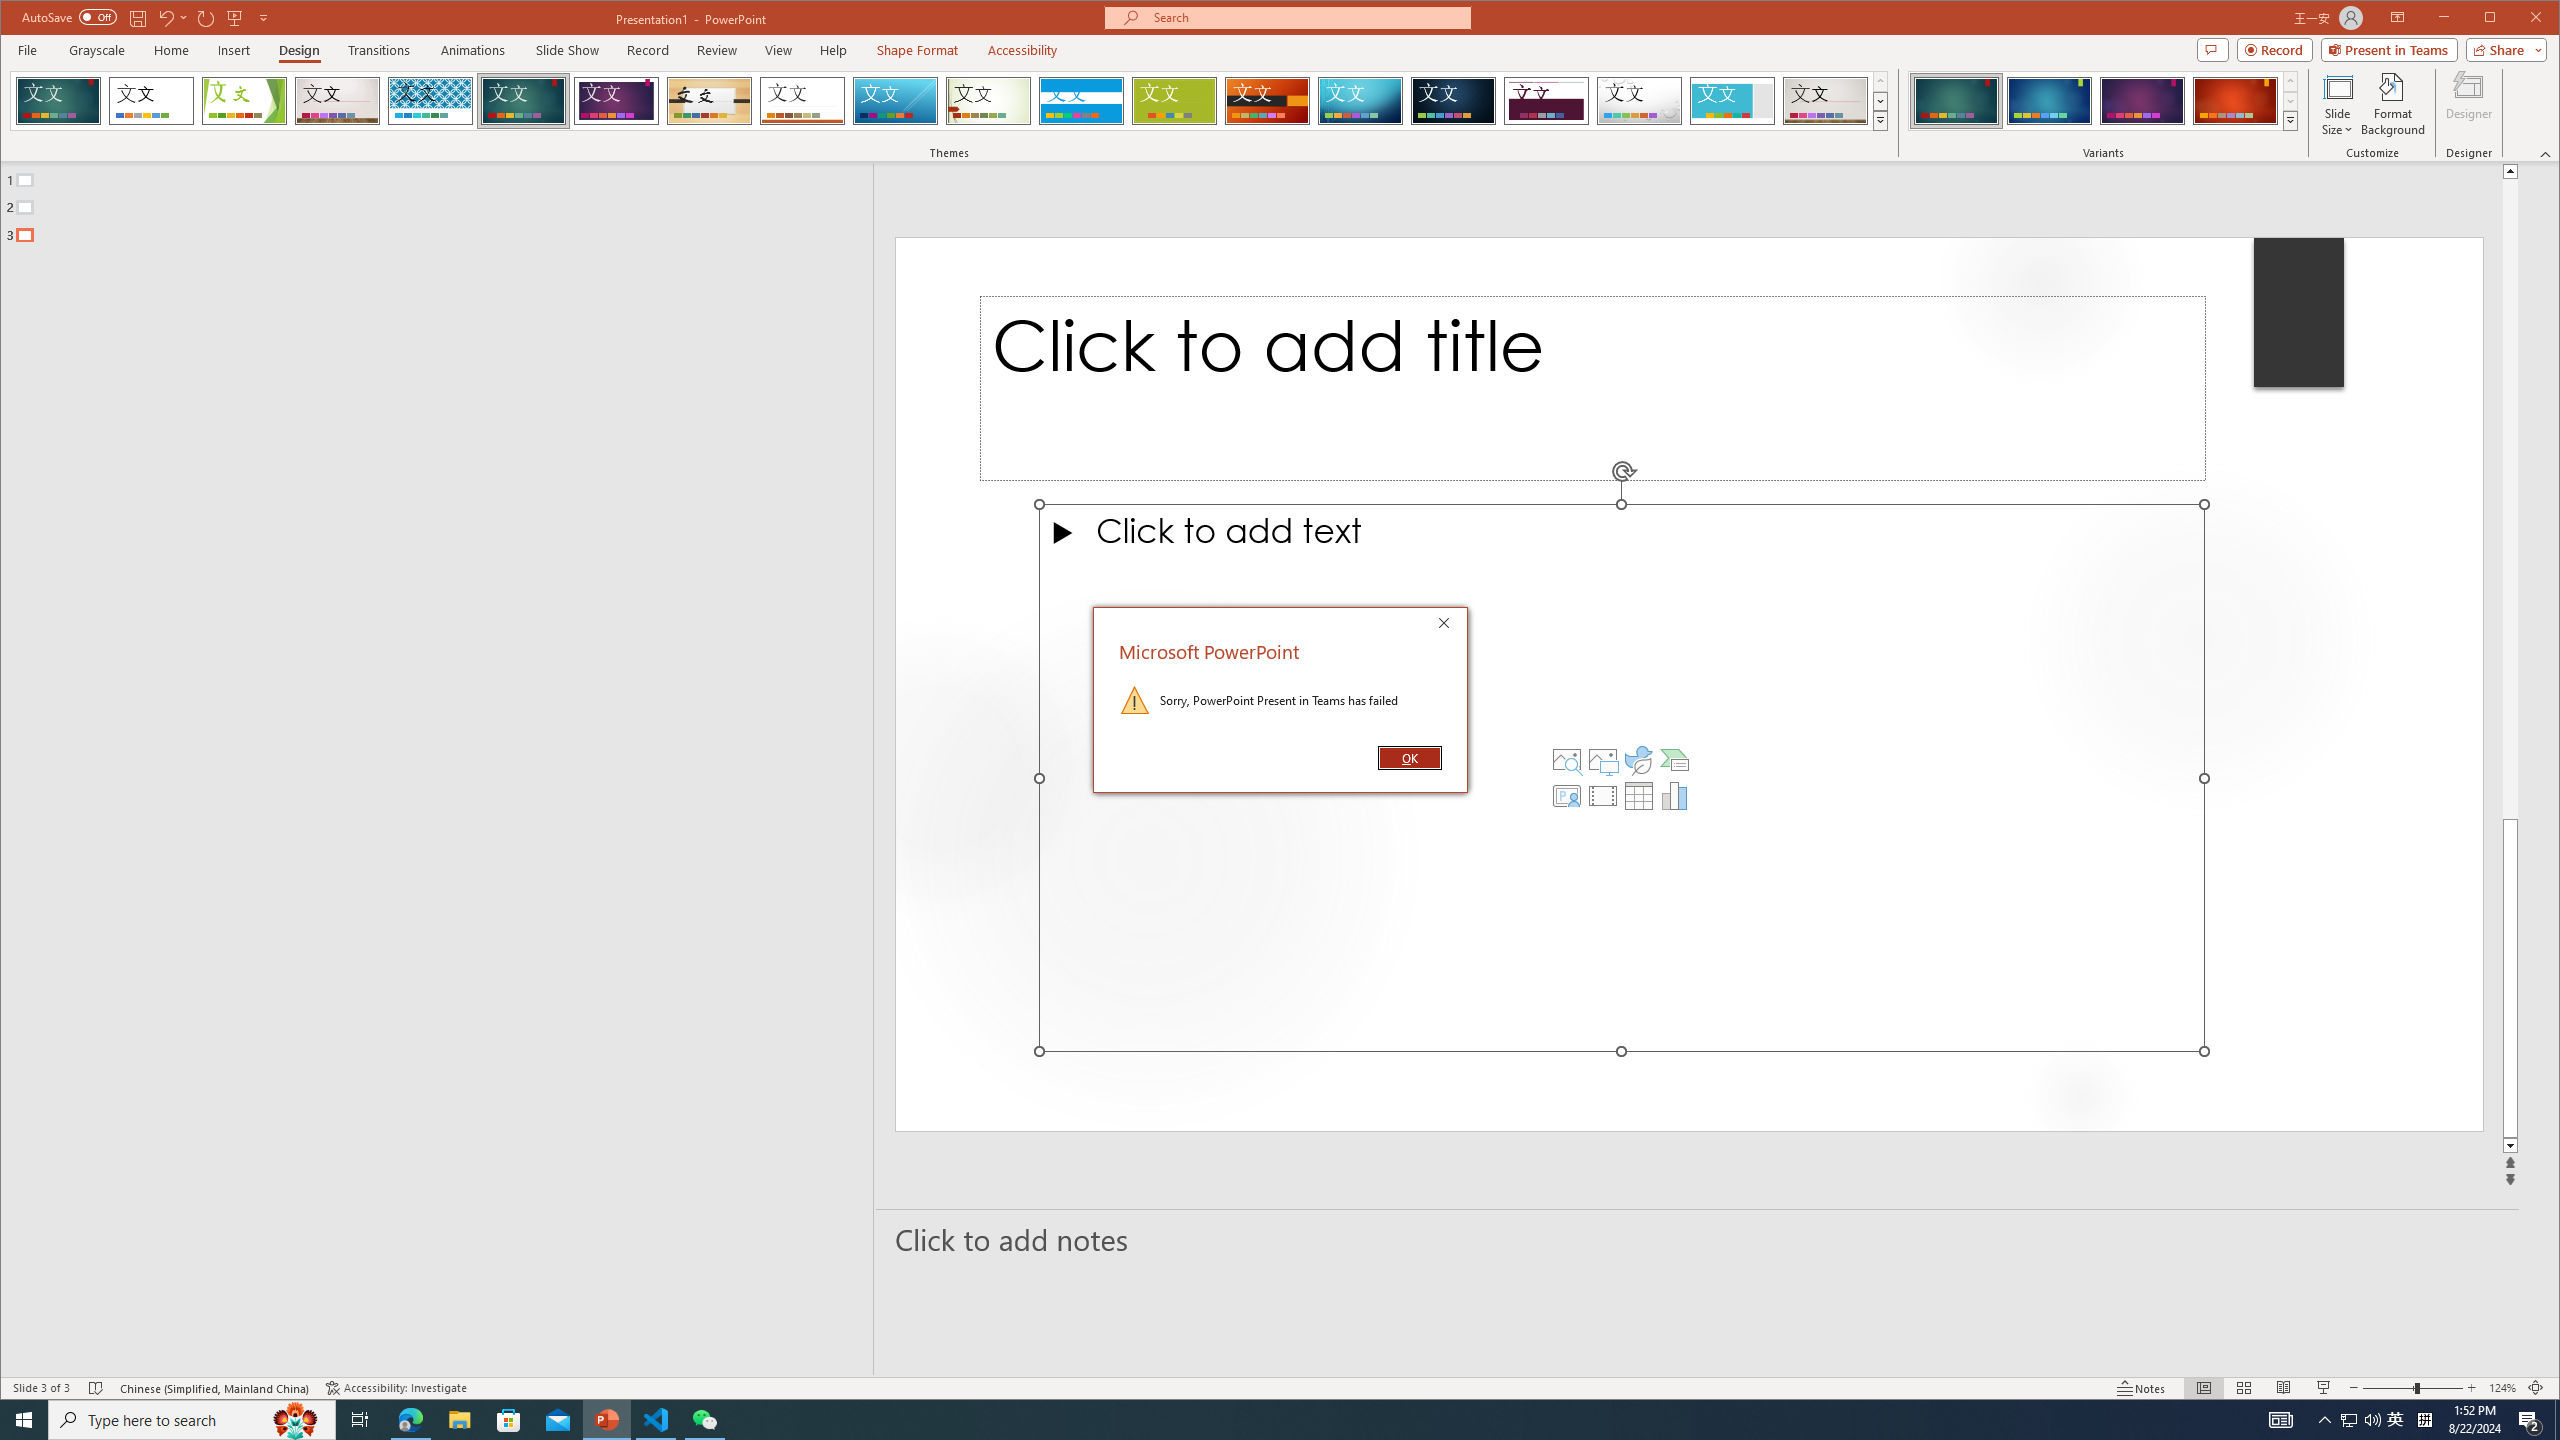 The image size is (2560, 1440). I want to click on 'Q2790: 100%', so click(2348, 1418).